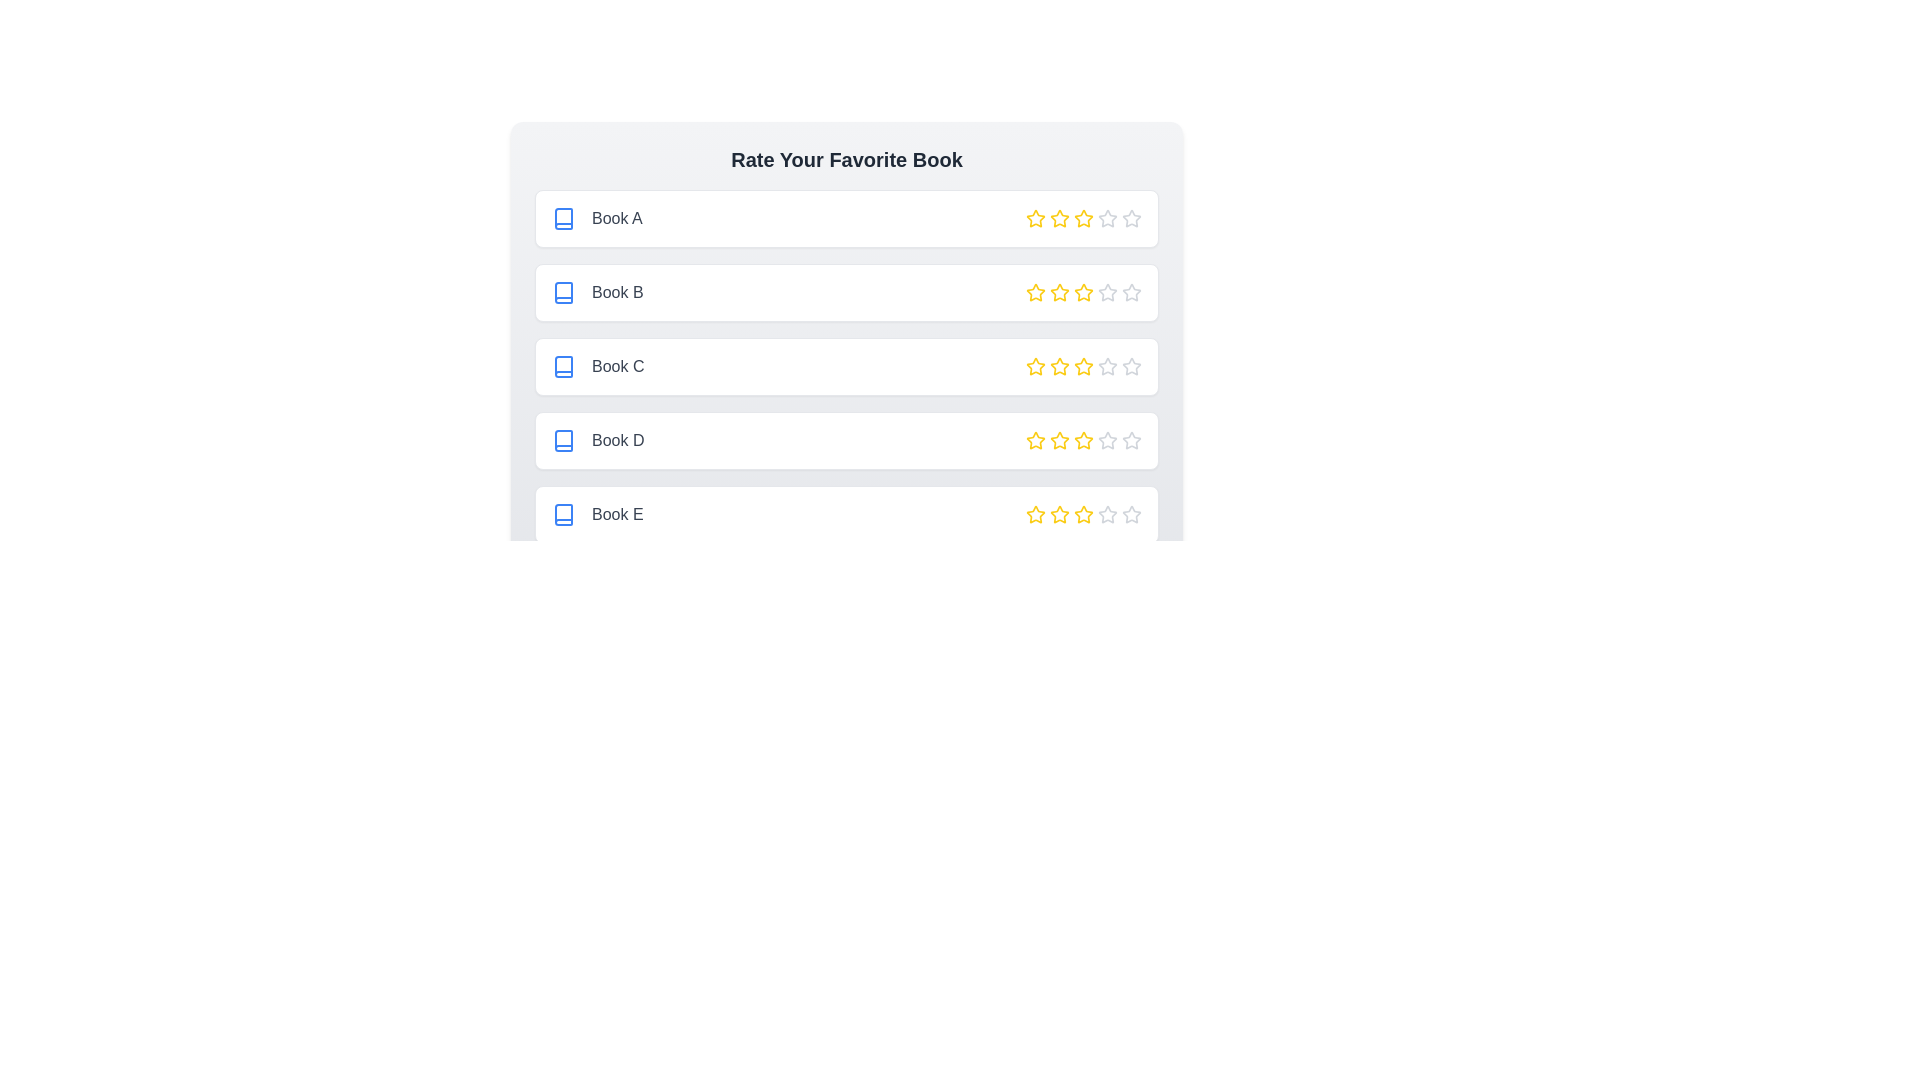 This screenshot has height=1080, width=1920. Describe the element at coordinates (597, 366) in the screenshot. I see `the book name Book C to focus or interact with the text` at that location.